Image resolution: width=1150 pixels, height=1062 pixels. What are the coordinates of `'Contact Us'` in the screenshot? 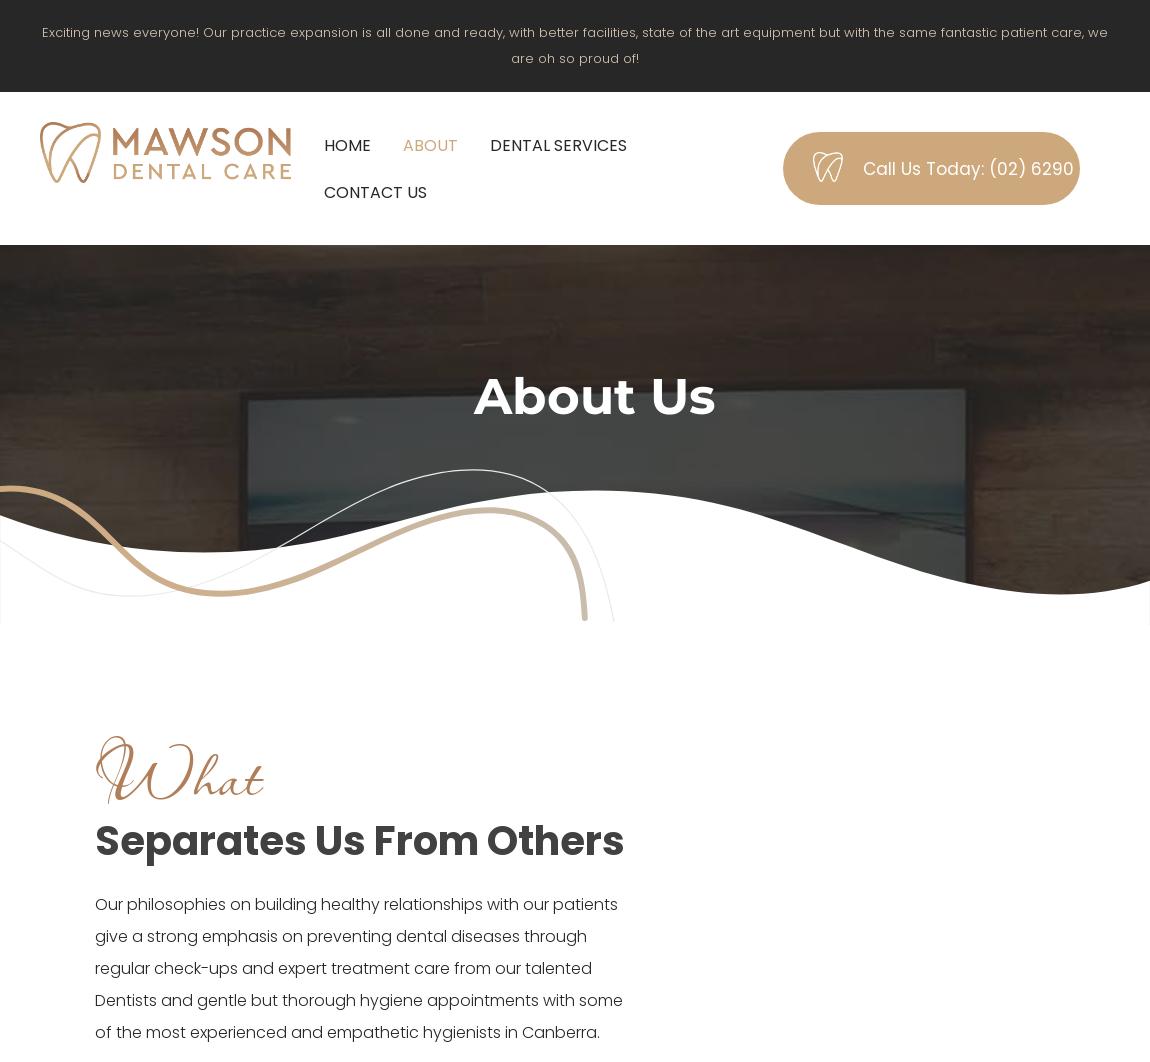 It's located at (323, 191).